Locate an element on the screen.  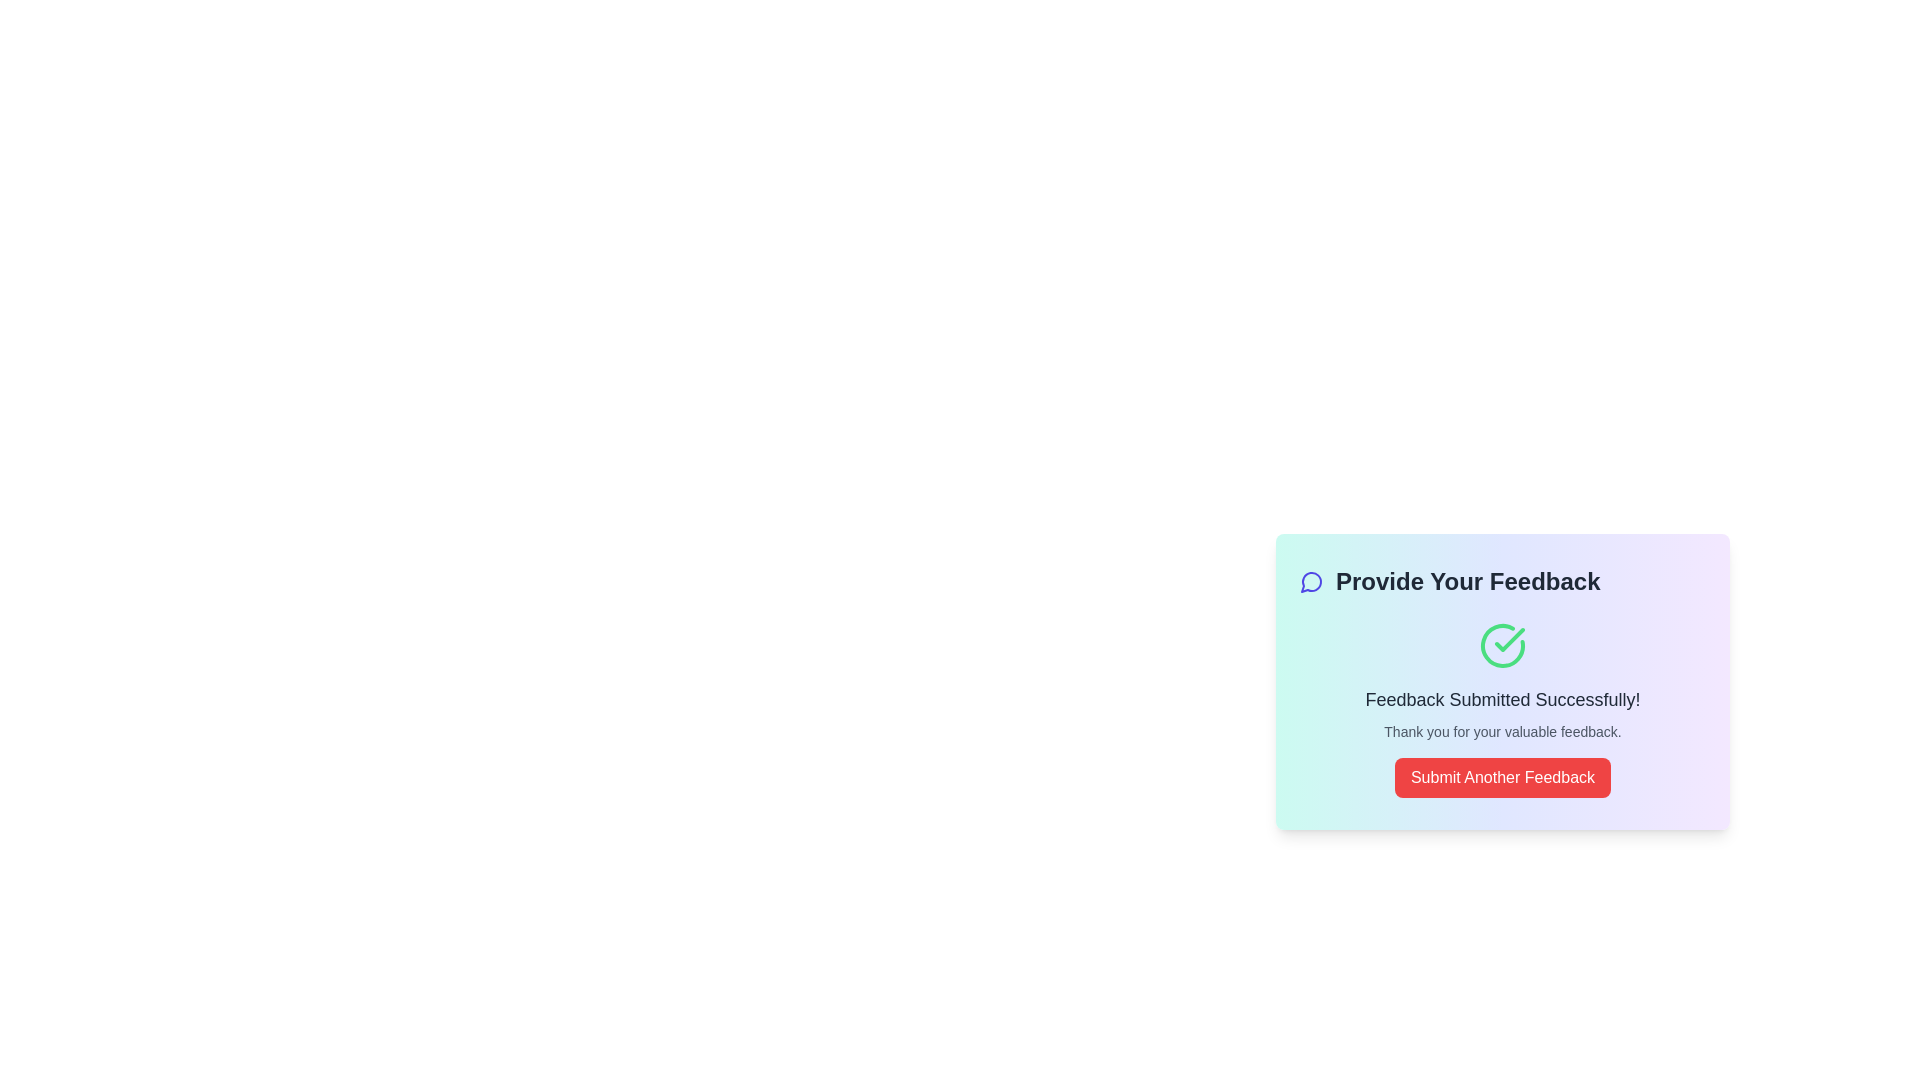
text label 'Provide Your Feedback' which is styled with a large, bold font in dark gray and includes an indigo speech bubble icon on its left side is located at coordinates (1502, 582).